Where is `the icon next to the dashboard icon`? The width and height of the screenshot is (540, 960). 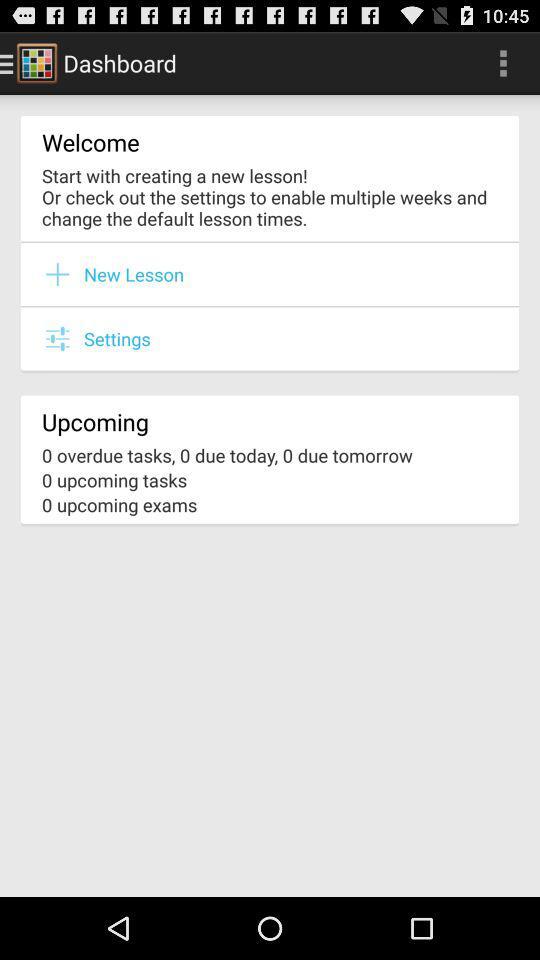
the icon next to the dashboard icon is located at coordinates (502, 62).